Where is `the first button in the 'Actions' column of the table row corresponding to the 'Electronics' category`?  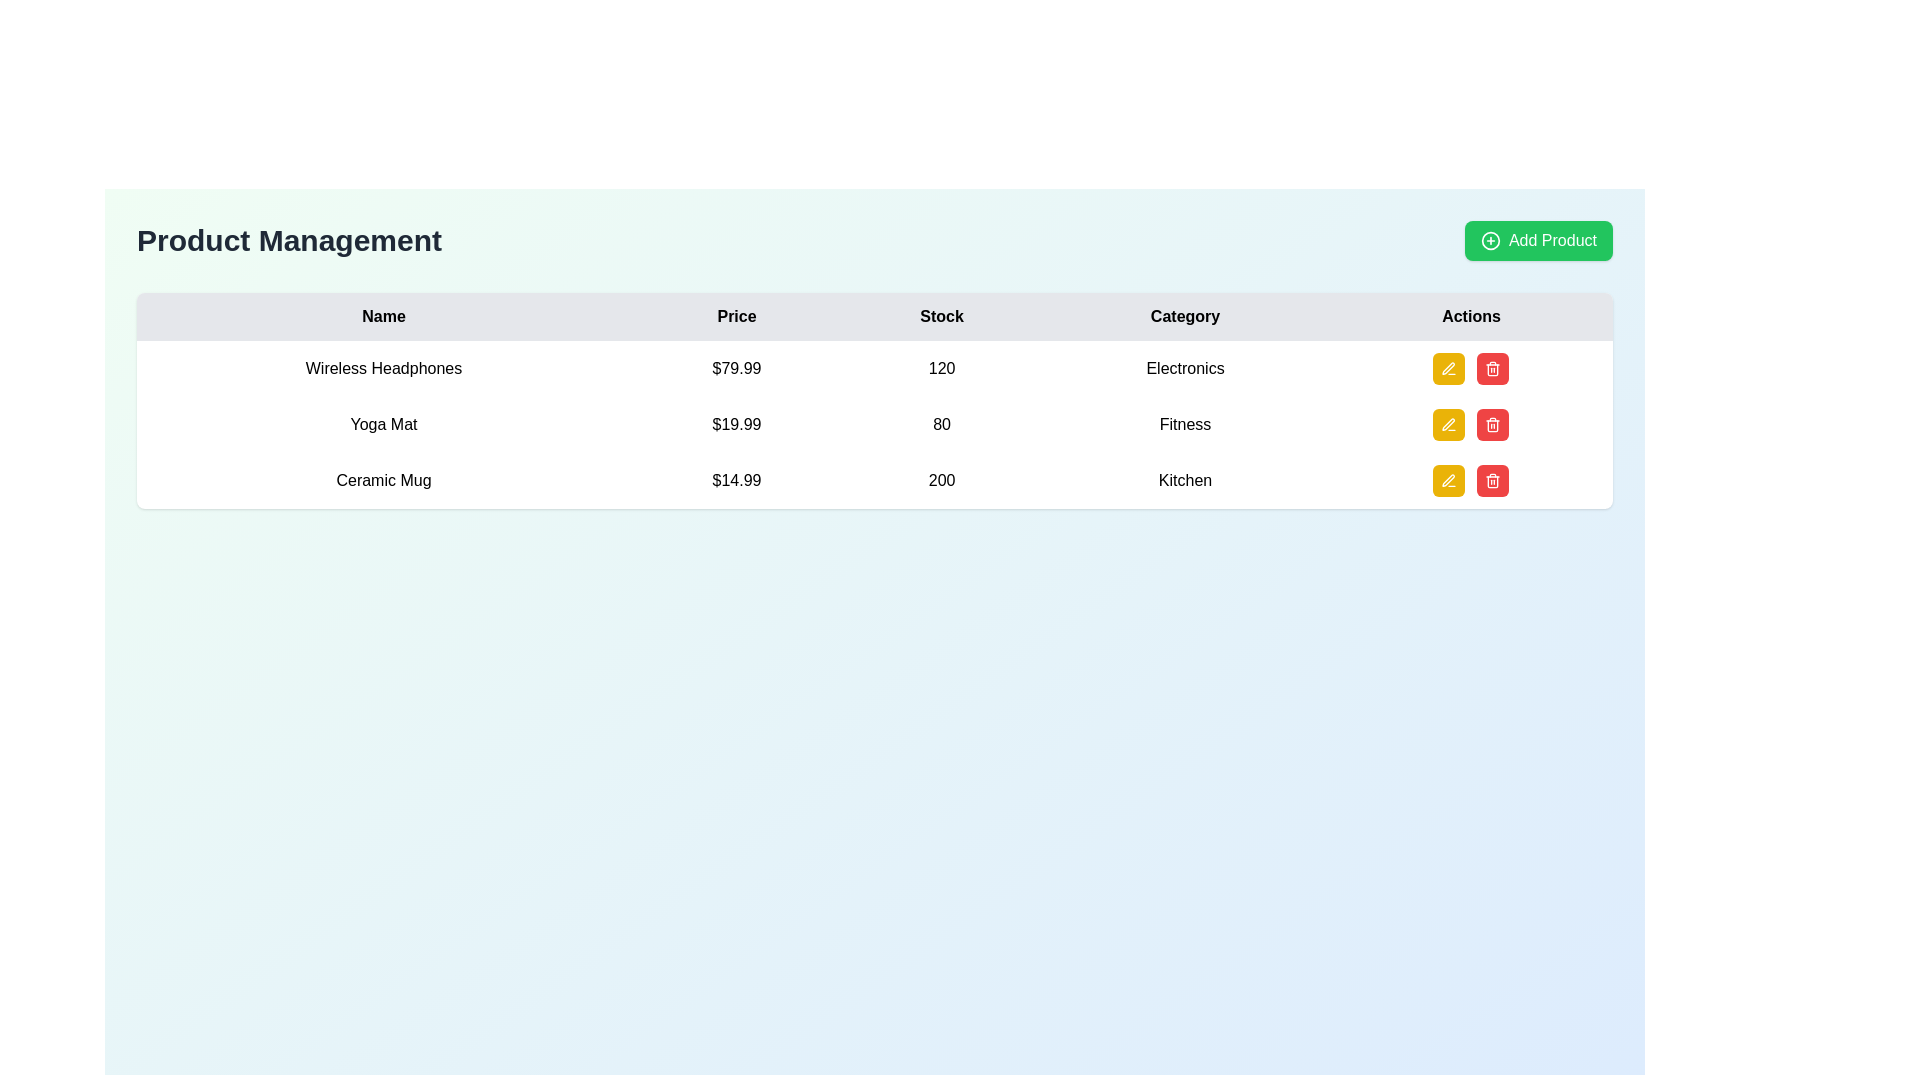
the first button in the 'Actions' column of the table row corresponding to the 'Electronics' category is located at coordinates (1449, 369).